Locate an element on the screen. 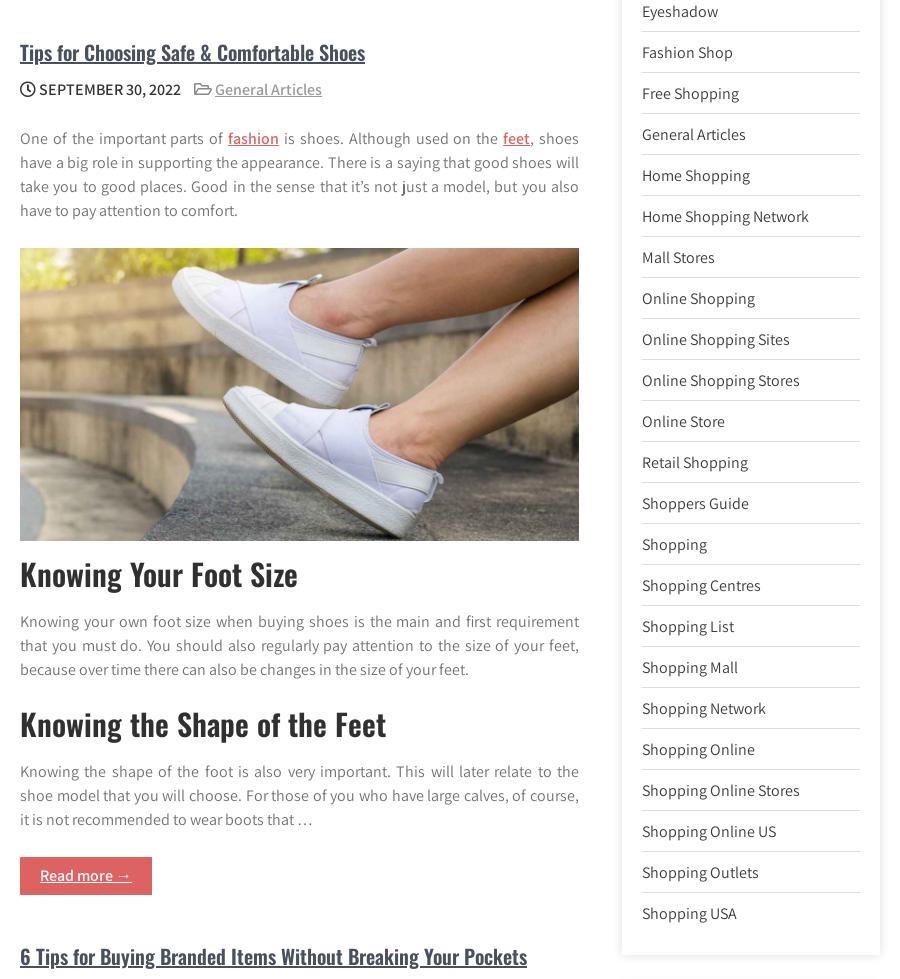 This screenshot has height=979, width=900. 'Shopping Centres' is located at coordinates (700, 583).